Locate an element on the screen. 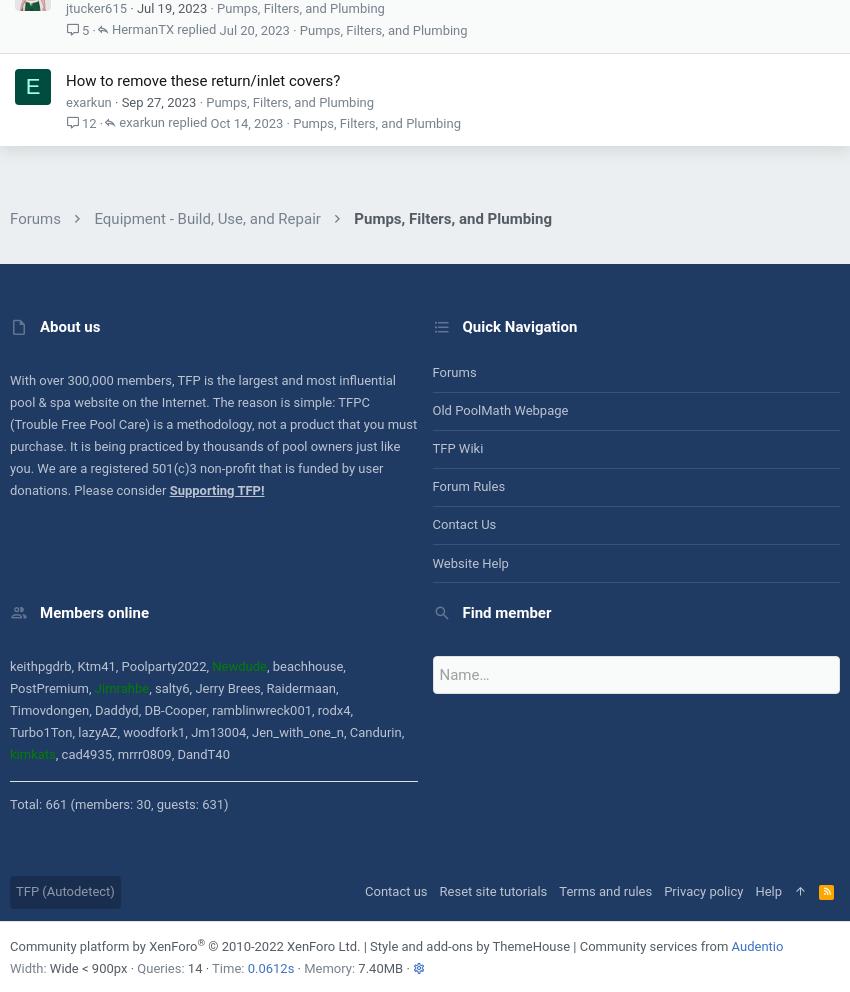 The height and width of the screenshot is (992, 850). '7.40MB' is located at coordinates (379, 967).